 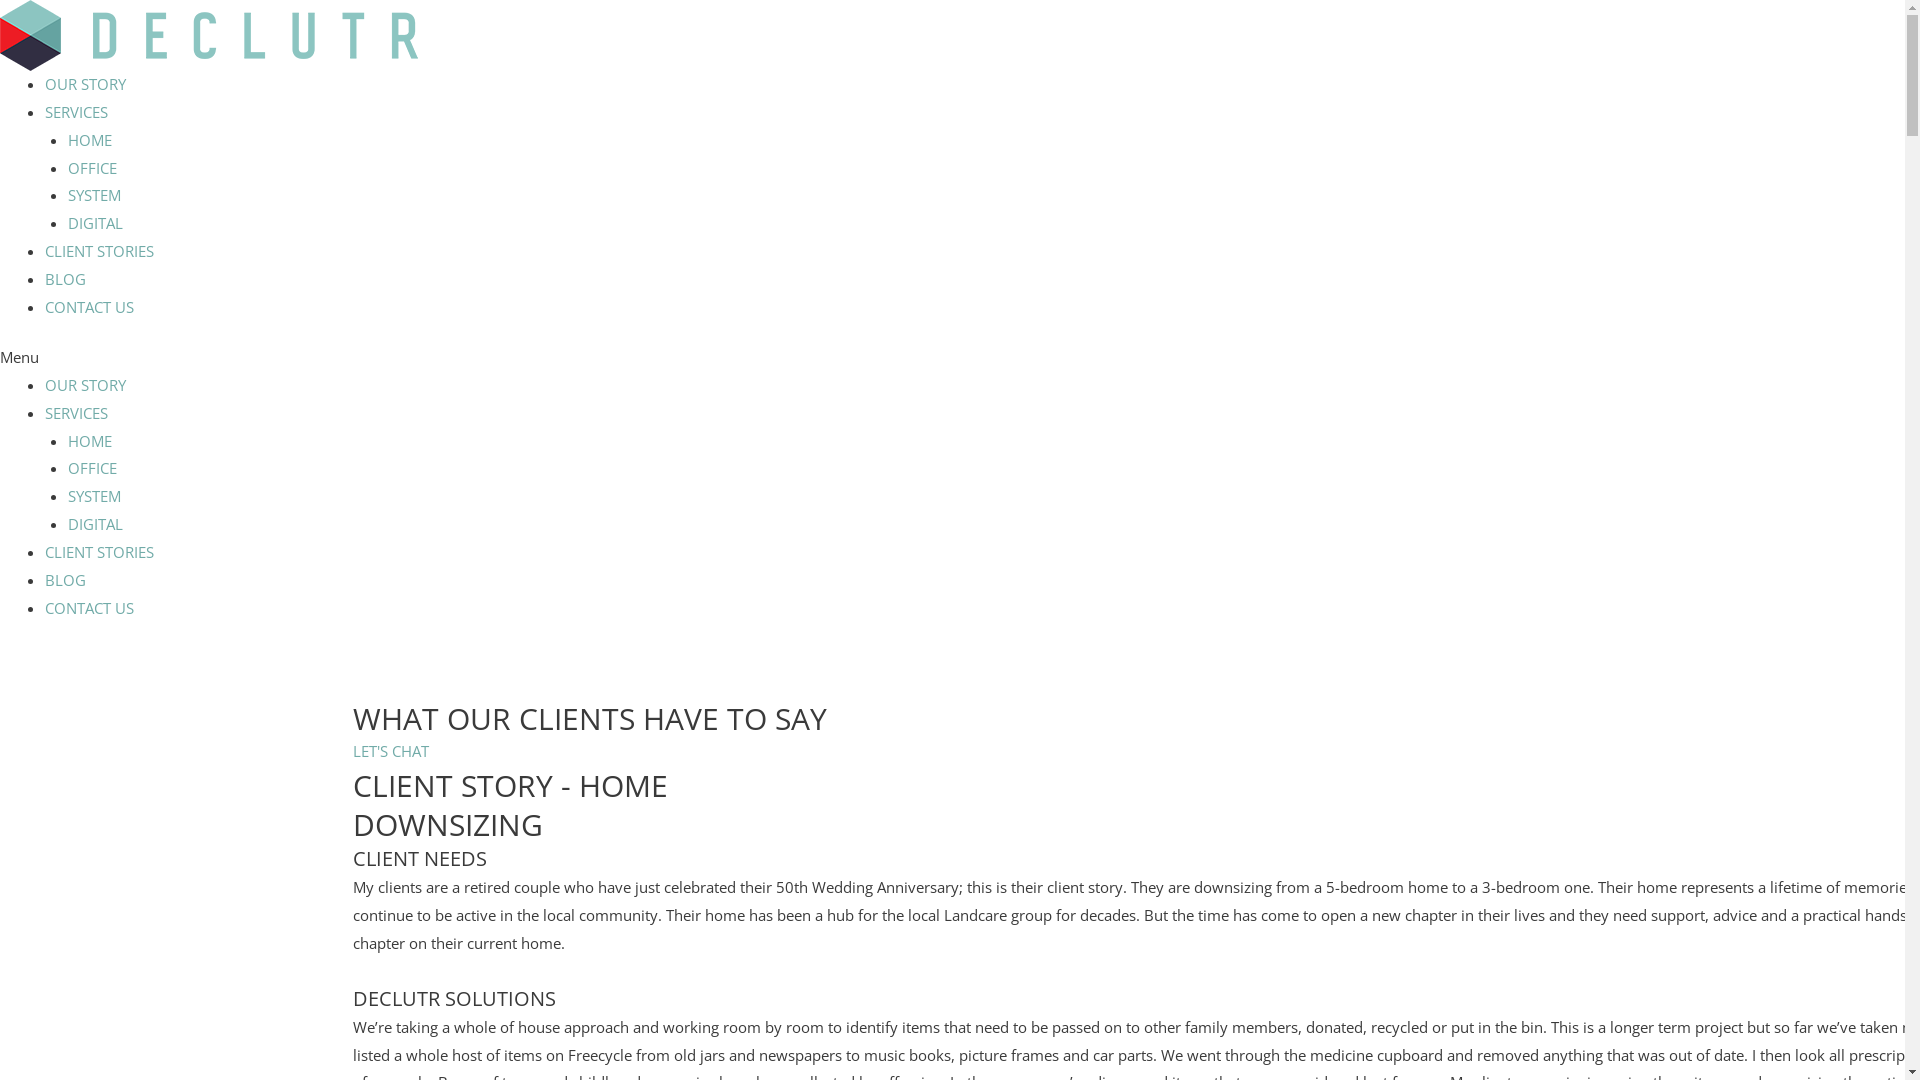 I want to click on 'SYSTEM', so click(x=67, y=495).